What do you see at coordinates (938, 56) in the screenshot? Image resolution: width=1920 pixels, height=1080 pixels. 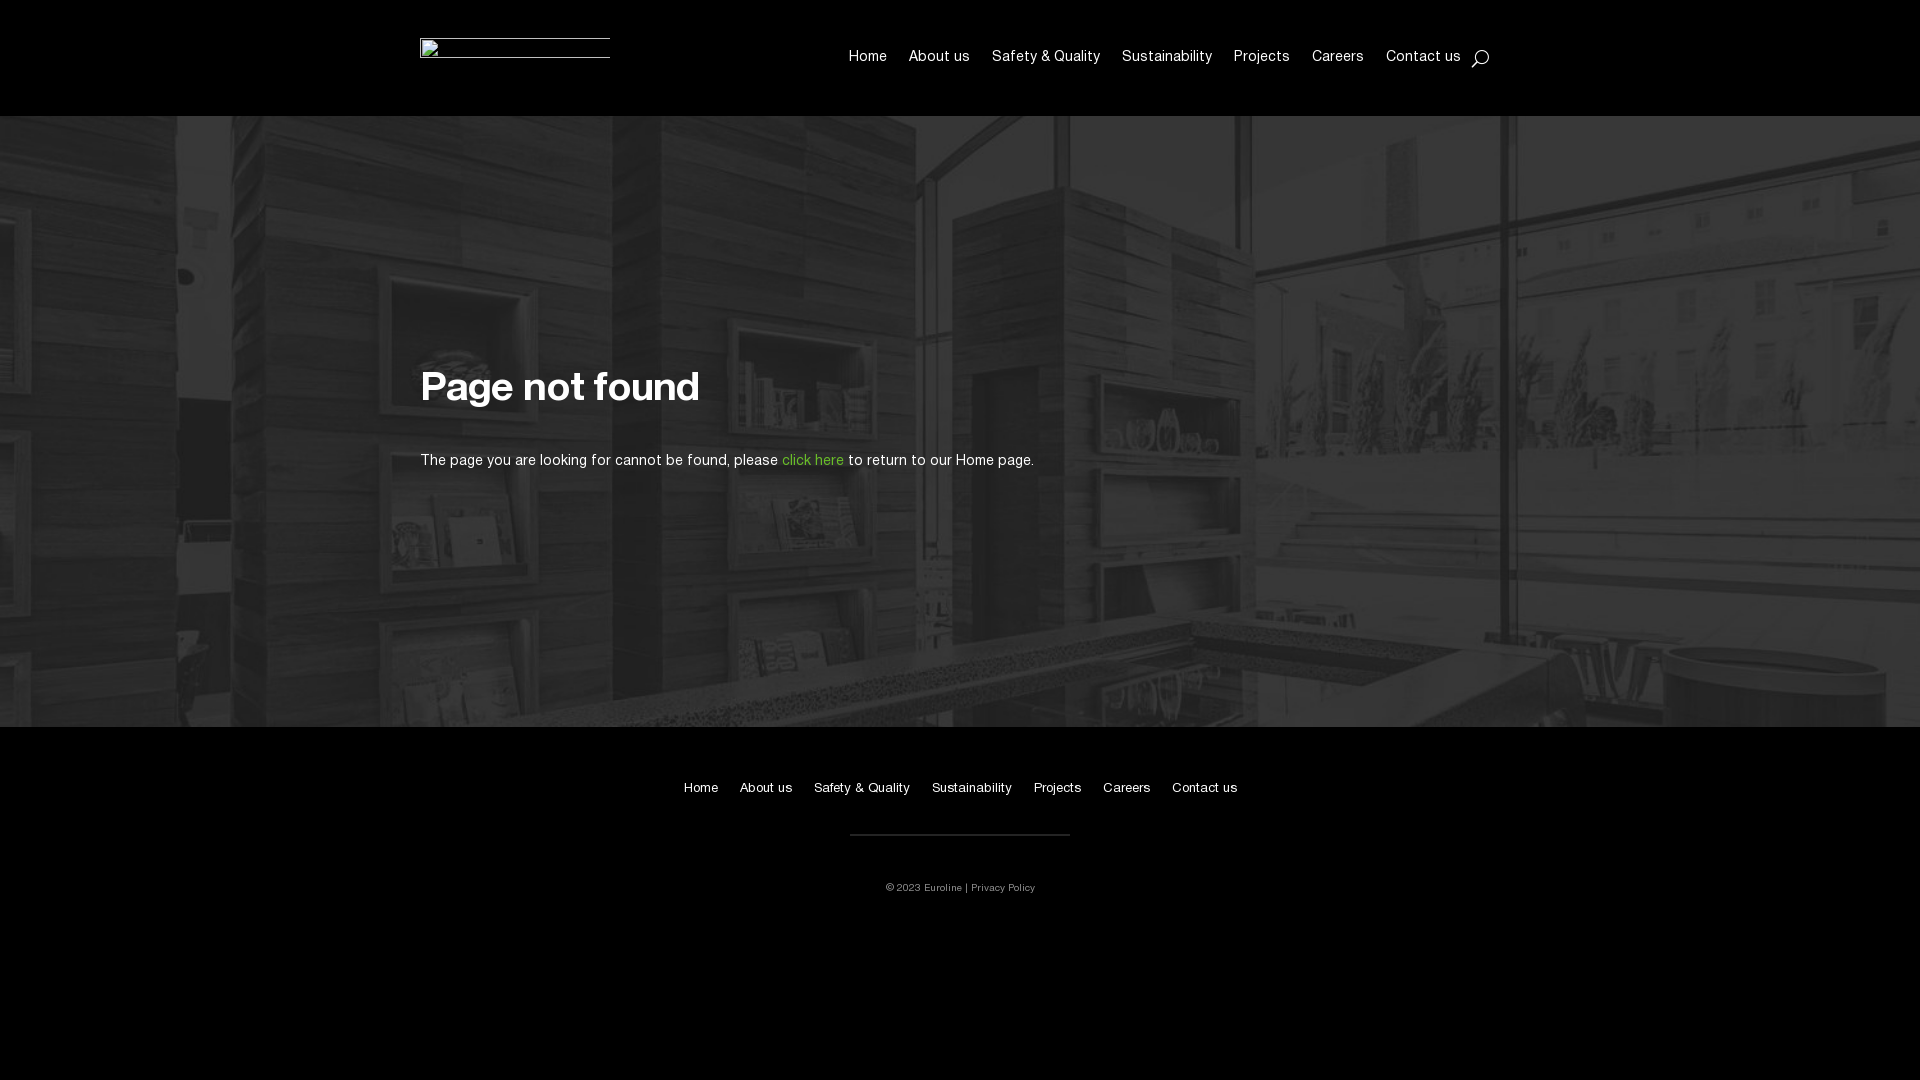 I see `'About us'` at bounding box center [938, 56].